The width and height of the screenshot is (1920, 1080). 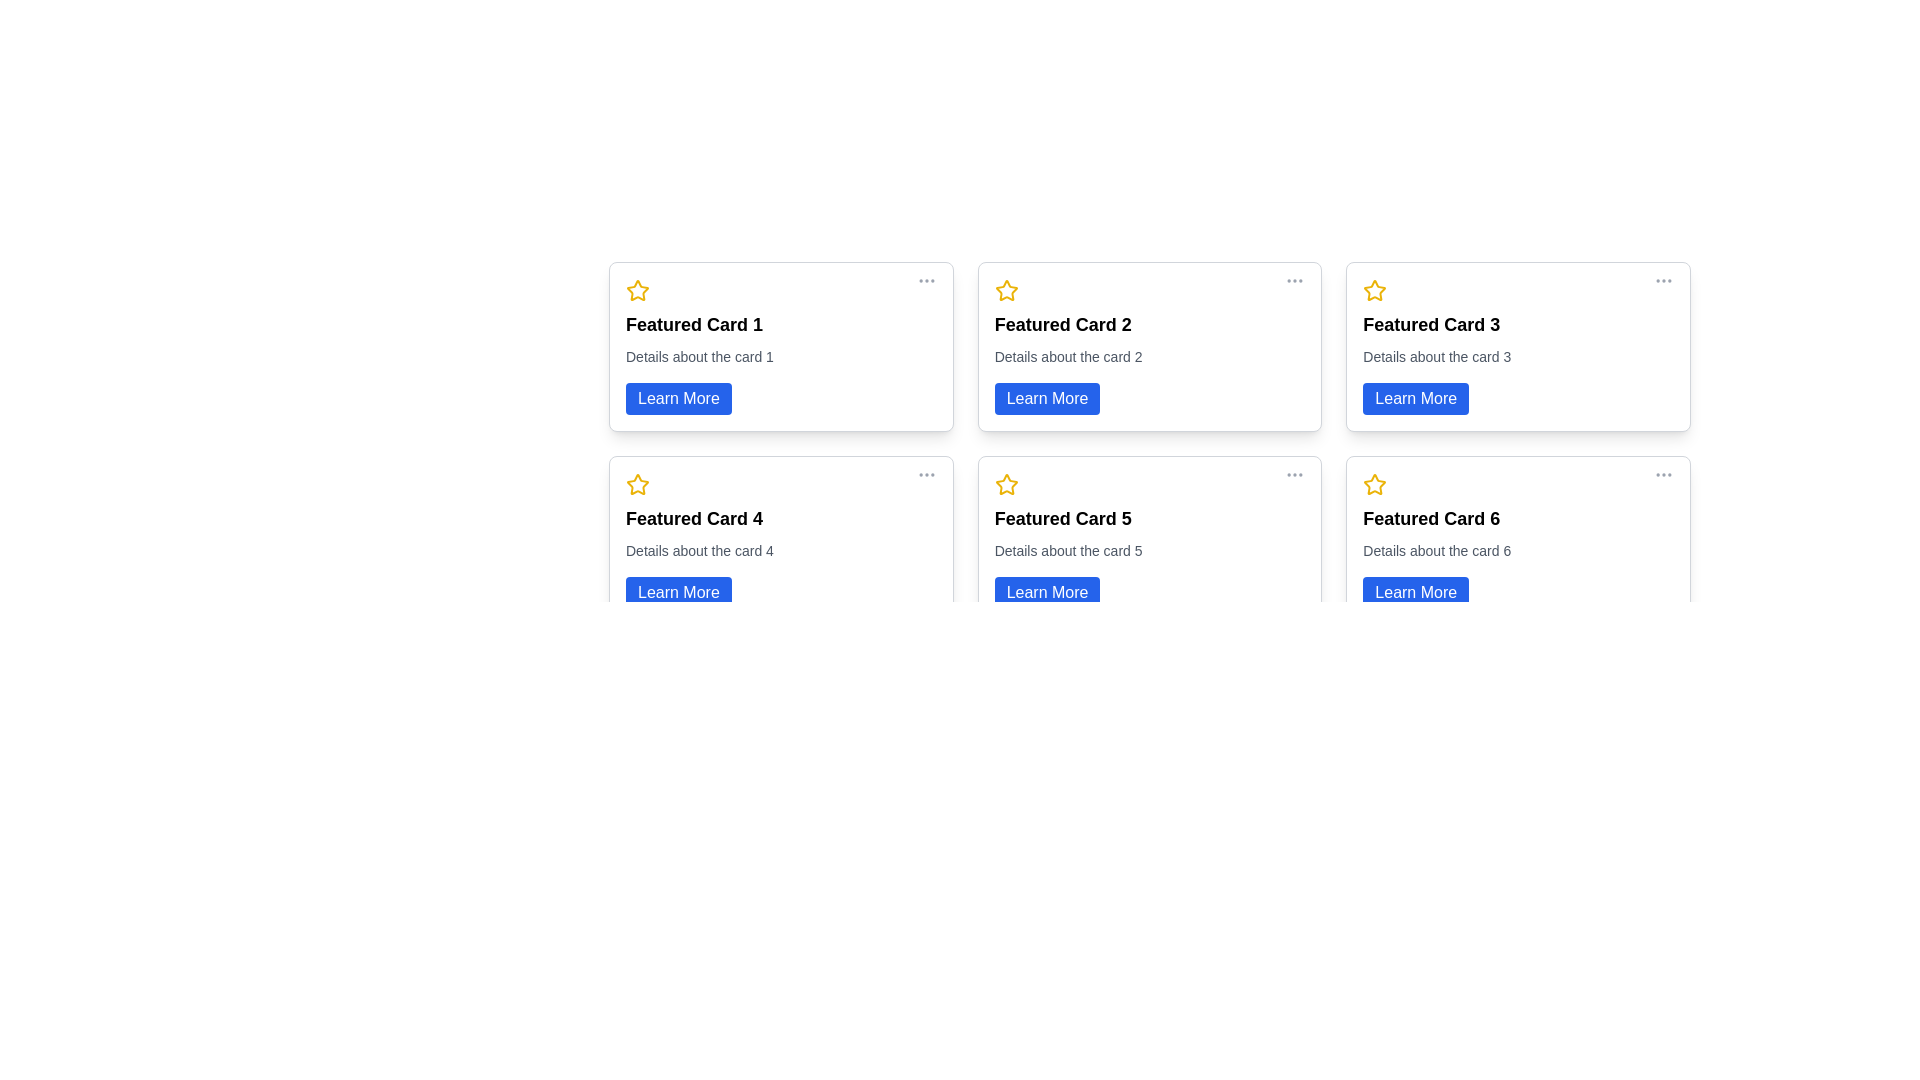 What do you see at coordinates (637, 485) in the screenshot?
I see `the yellow star-shaped icon located at the top-left corner of the 'Featured Card 4', which is part of a grid layout of cards` at bounding box center [637, 485].